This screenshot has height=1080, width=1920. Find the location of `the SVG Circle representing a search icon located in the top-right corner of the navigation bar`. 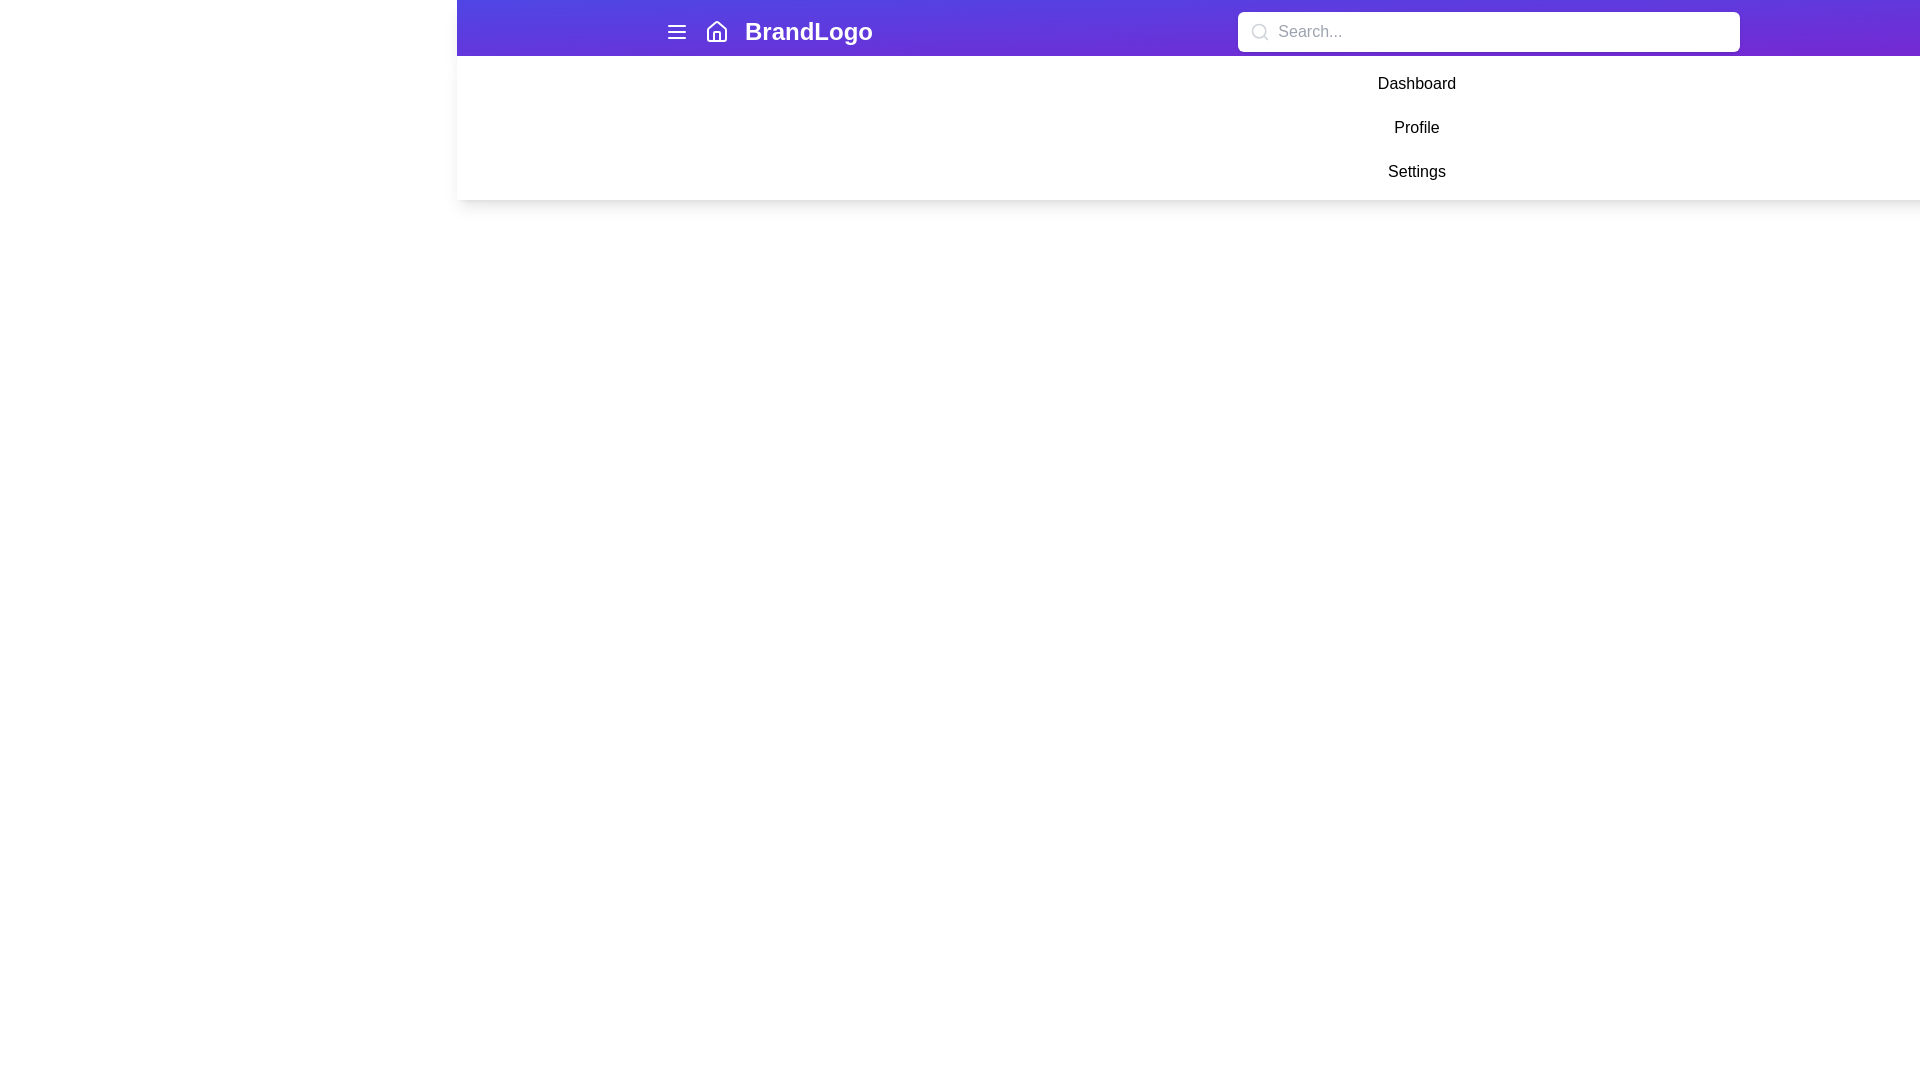

the SVG Circle representing a search icon located in the top-right corner of the navigation bar is located at coordinates (1258, 31).